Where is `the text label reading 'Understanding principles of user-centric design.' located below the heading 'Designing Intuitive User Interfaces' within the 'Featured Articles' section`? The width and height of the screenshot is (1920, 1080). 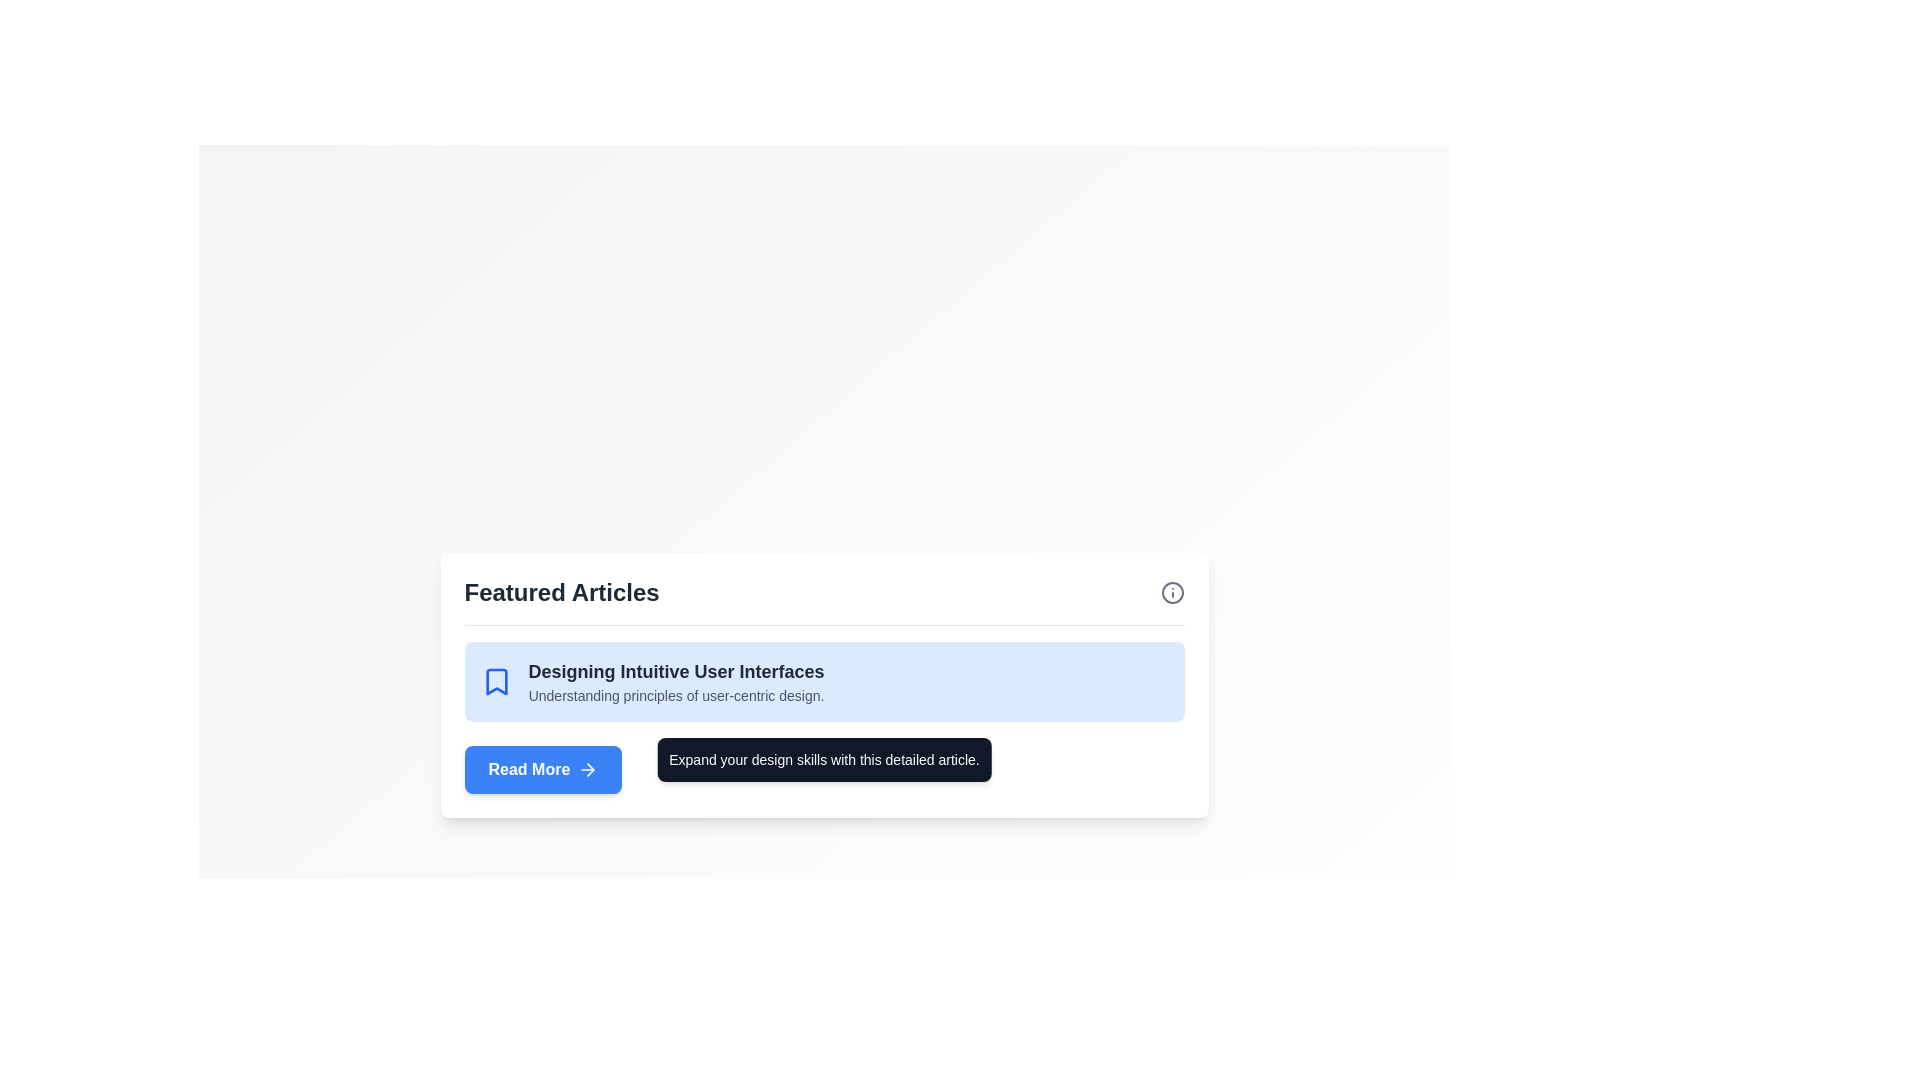
the text label reading 'Understanding principles of user-centric design.' located below the heading 'Designing Intuitive User Interfaces' within the 'Featured Articles' section is located at coordinates (676, 694).